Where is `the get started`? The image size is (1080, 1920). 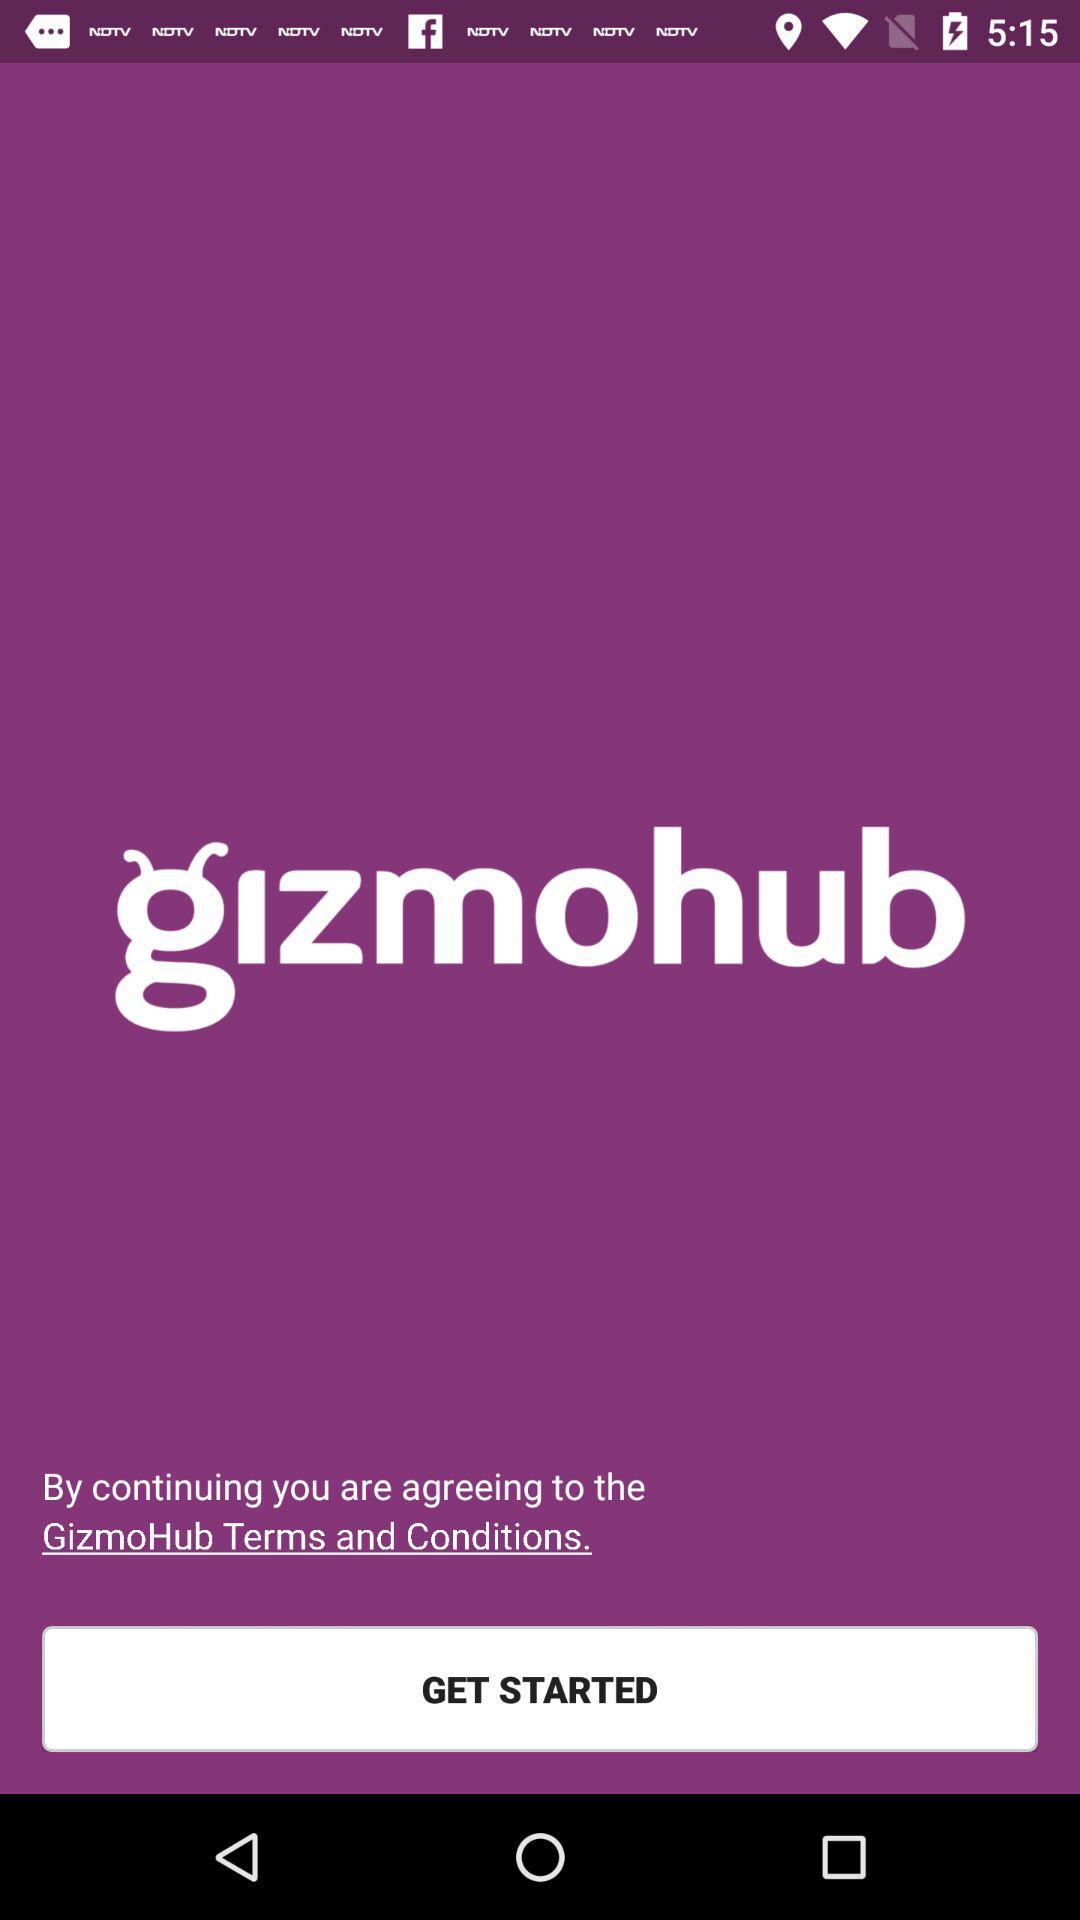
the get started is located at coordinates (540, 1688).